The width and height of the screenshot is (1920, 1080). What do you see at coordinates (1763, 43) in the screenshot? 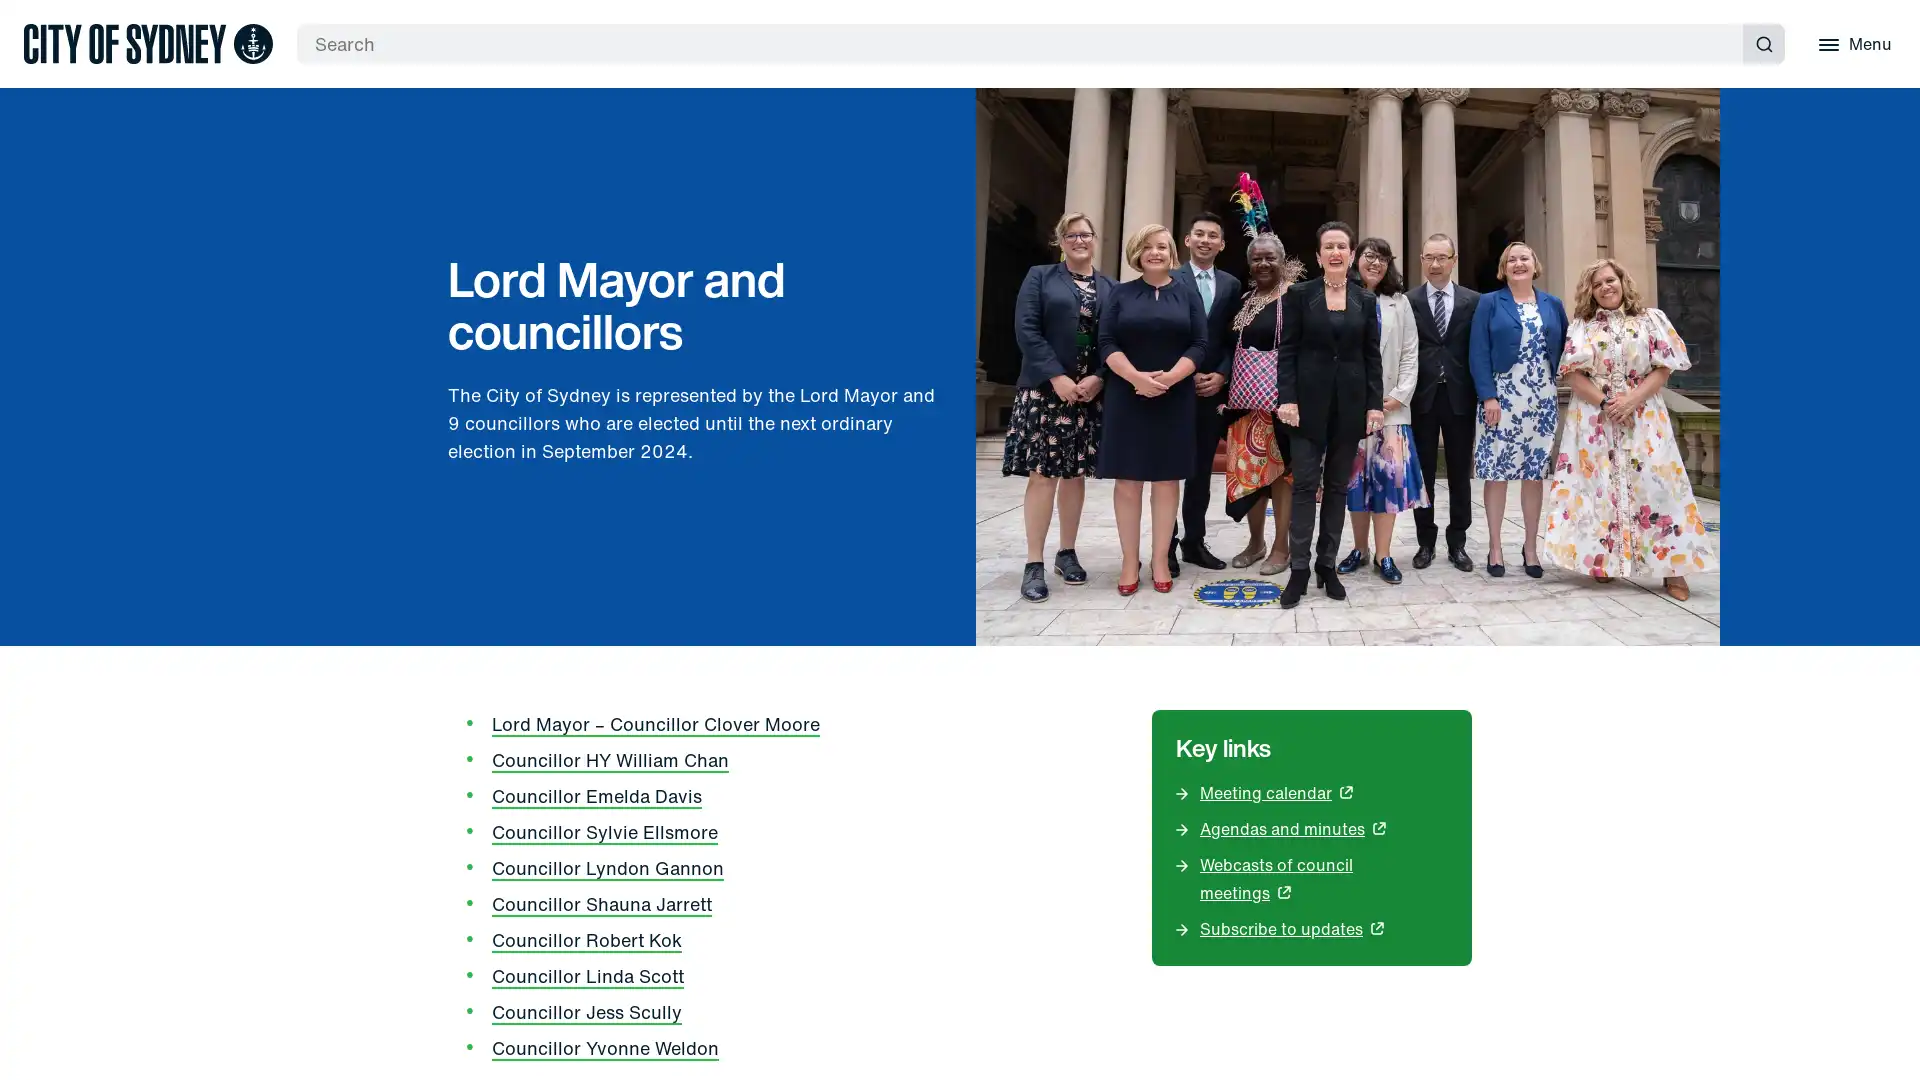
I see `Submit search` at bounding box center [1763, 43].